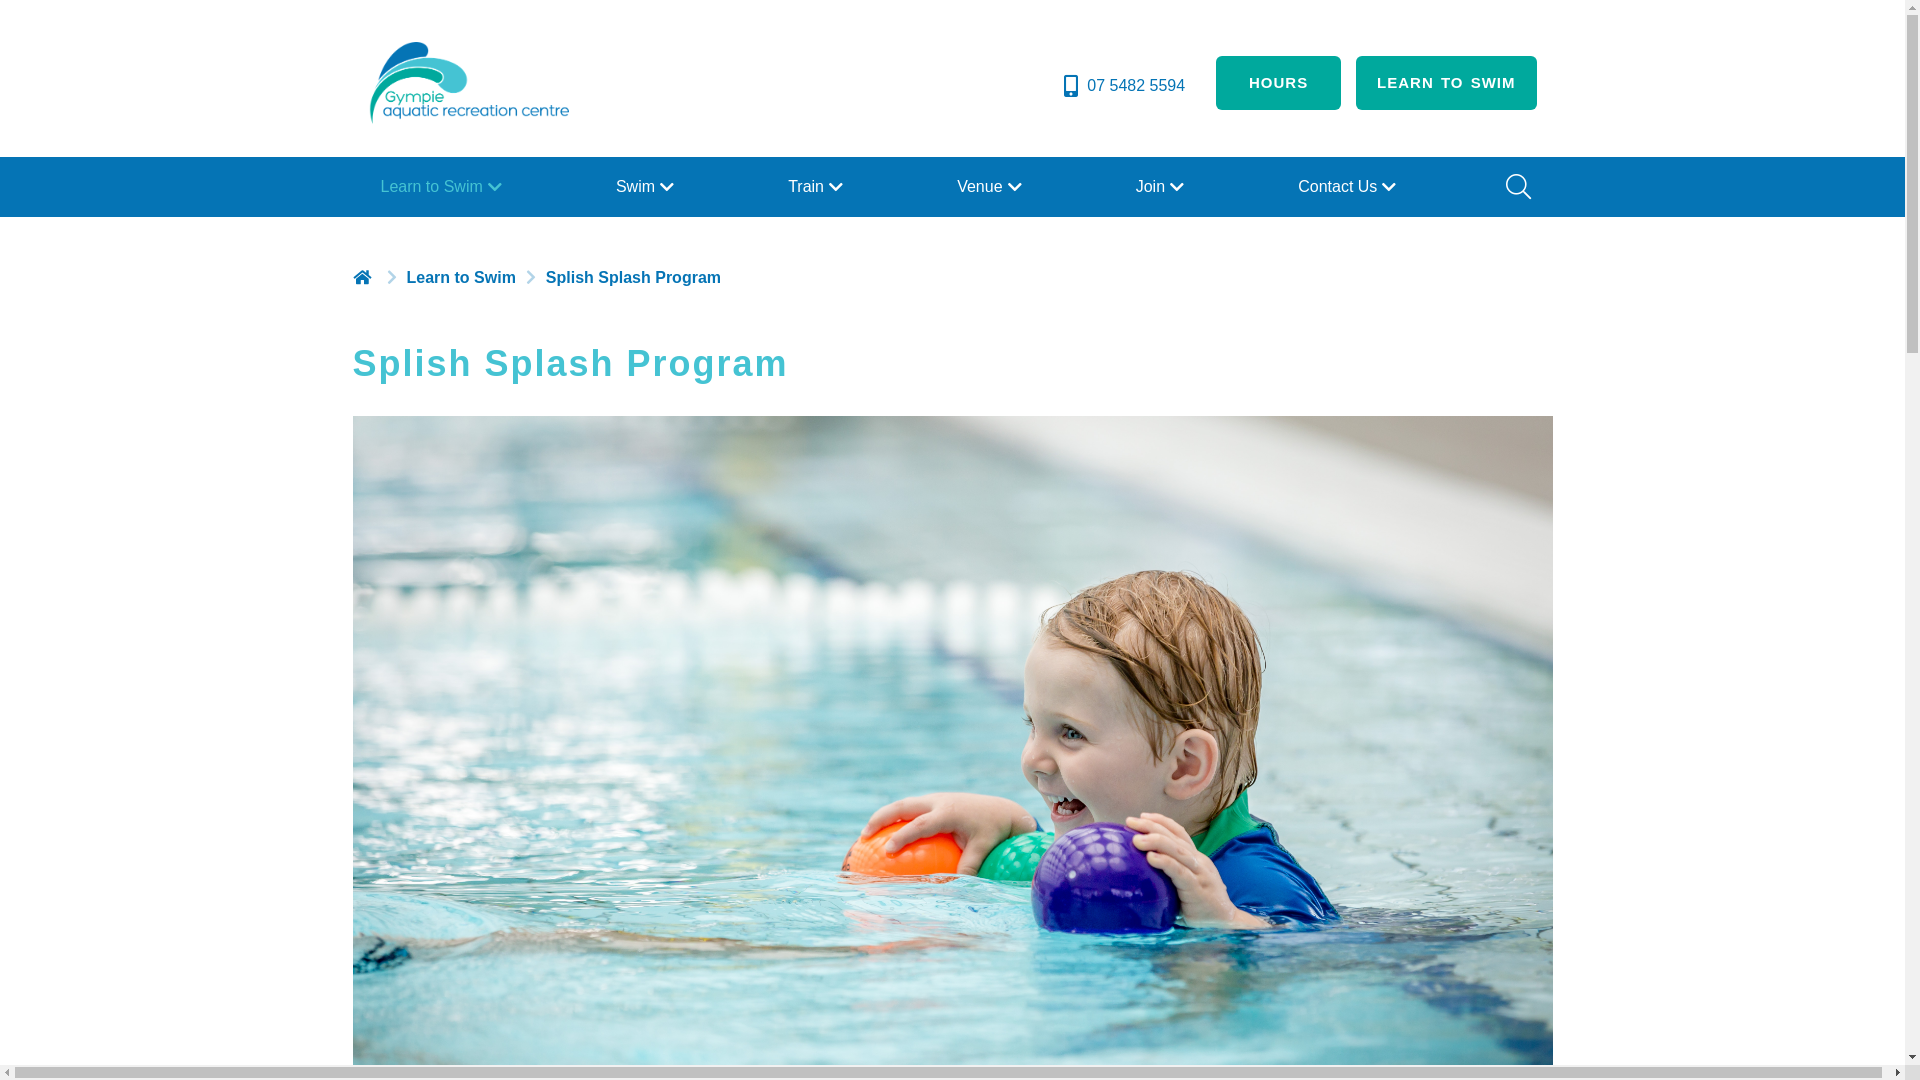 The height and width of the screenshot is (1080, 1920). Describe the element at coordinates (441, 186) in the screenshot. I see `'Learn to Swim'` at that location.